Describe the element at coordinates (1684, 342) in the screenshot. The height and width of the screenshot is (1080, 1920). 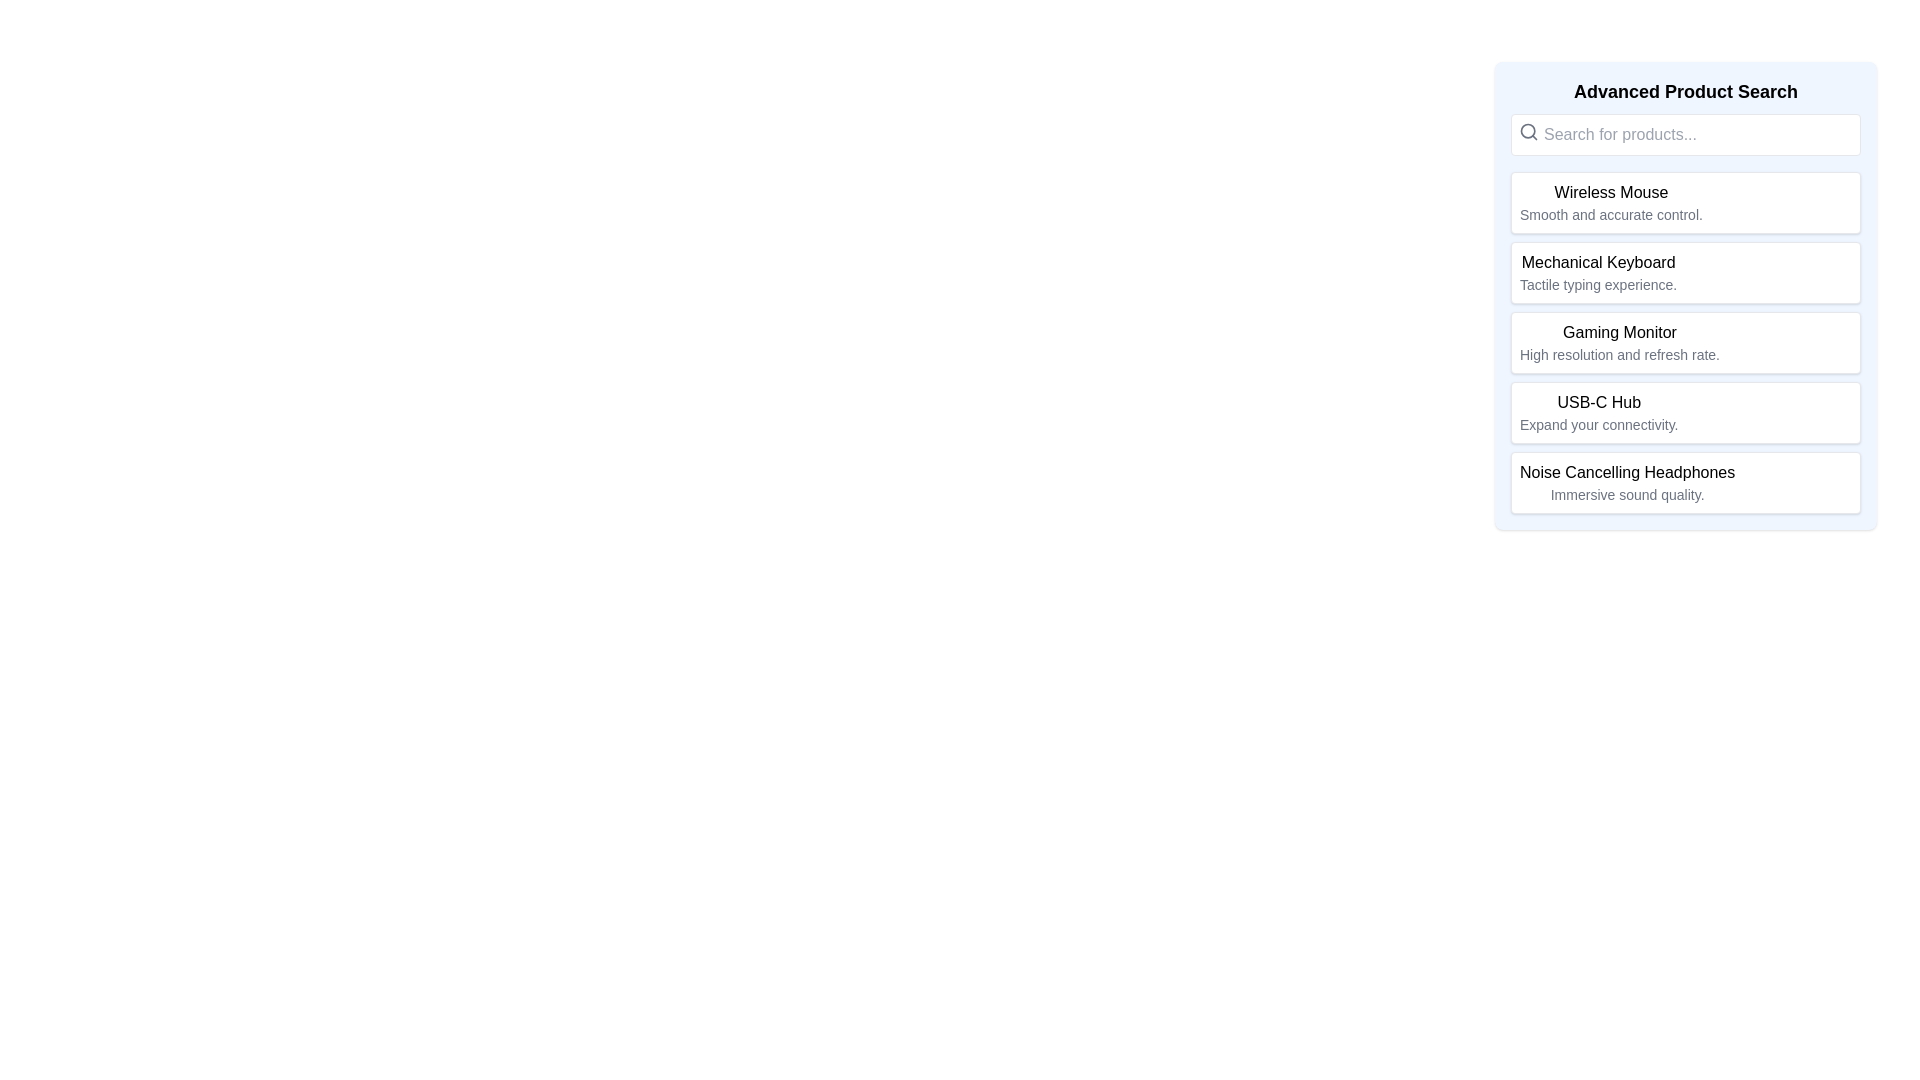
I see `the list item representing the product 'Gaming Monitor'` at that location.